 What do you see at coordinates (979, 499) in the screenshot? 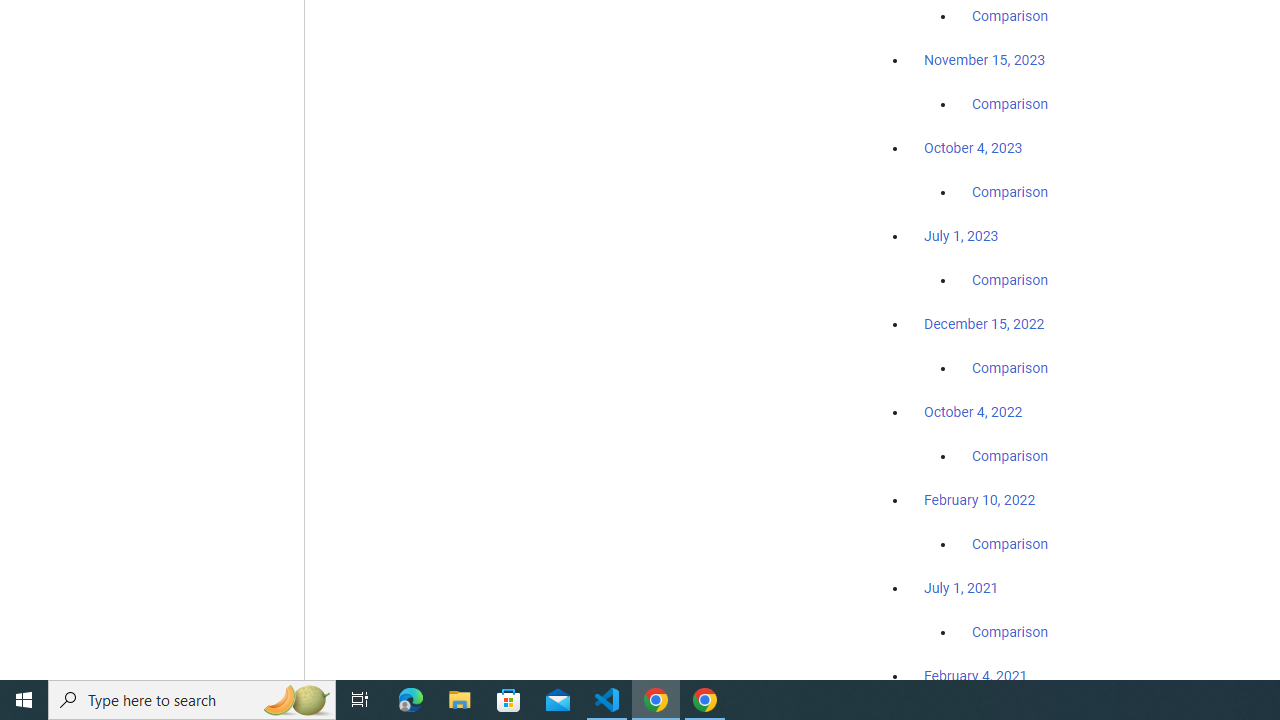
I see `'February 10, 2022'` at bounding box center [979, 499].